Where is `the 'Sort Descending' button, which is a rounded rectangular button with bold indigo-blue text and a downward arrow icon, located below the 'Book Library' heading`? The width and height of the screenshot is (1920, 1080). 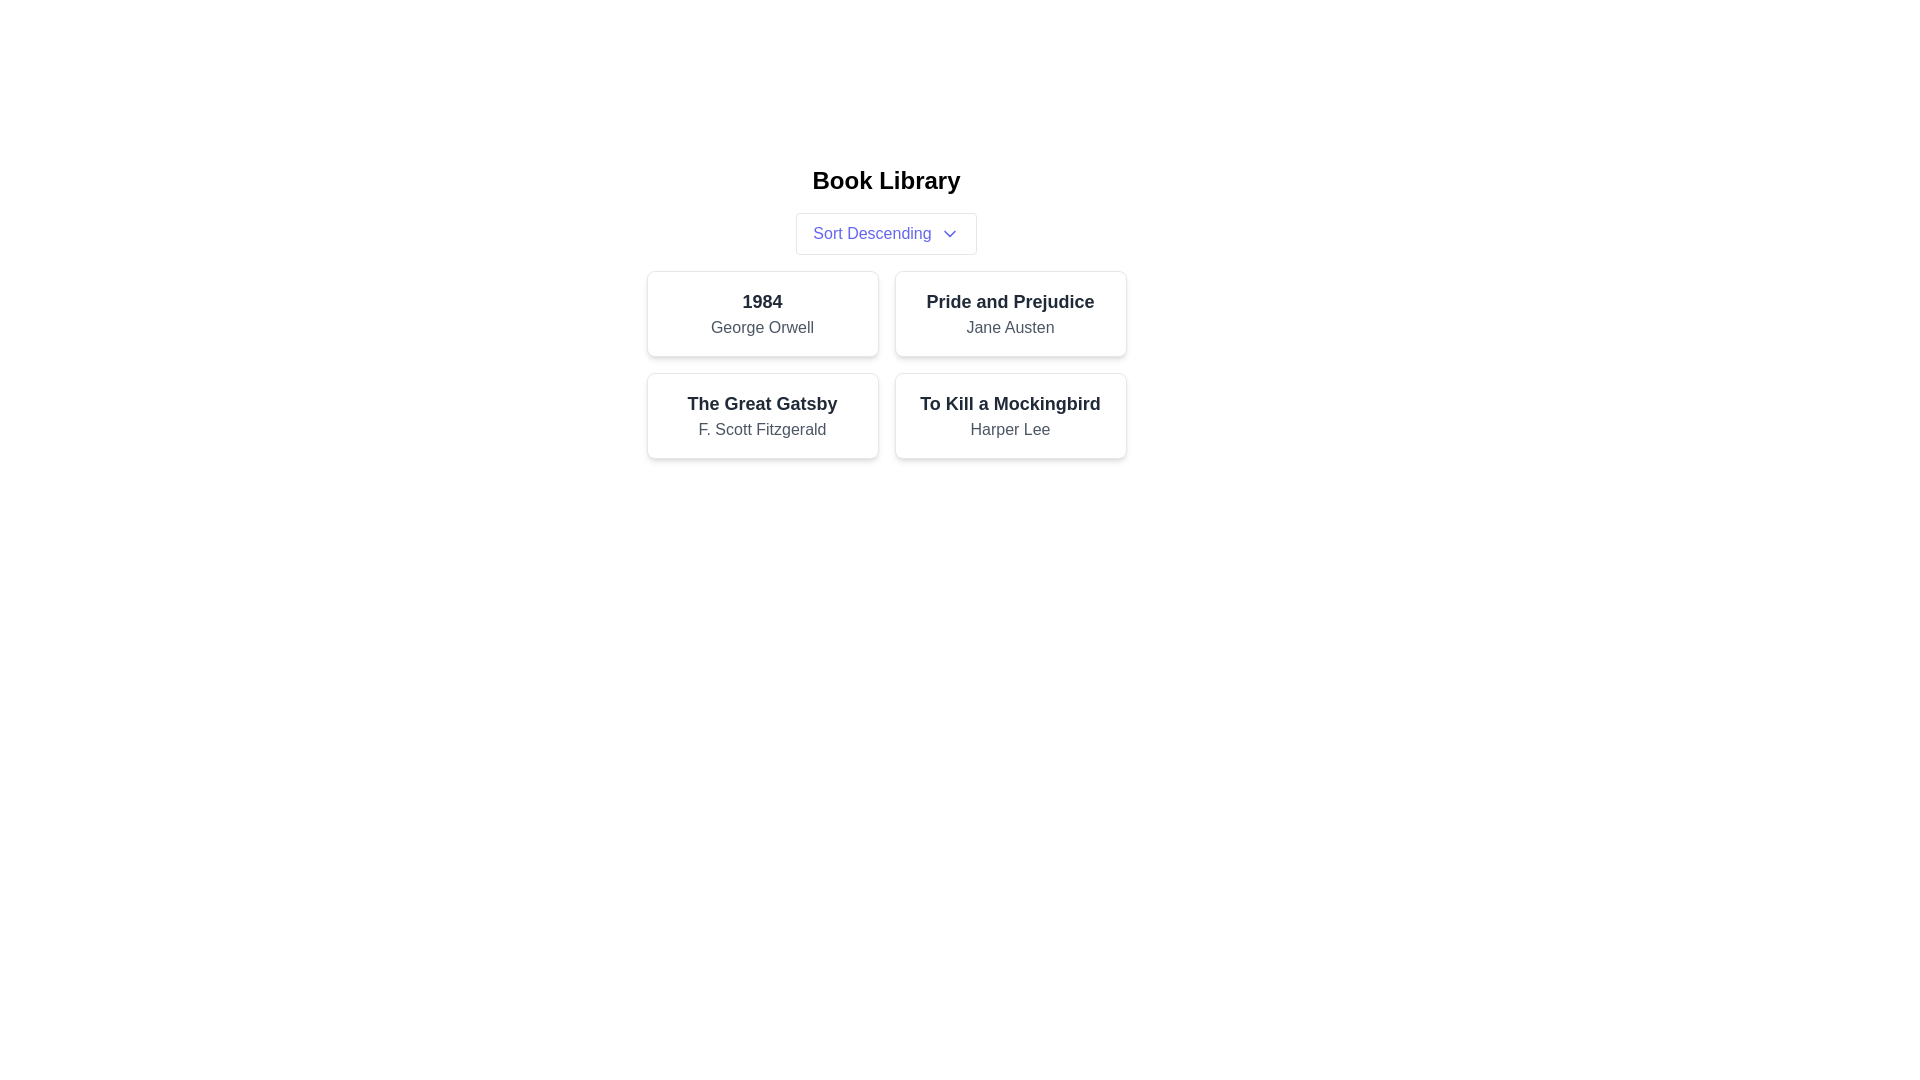 the 'Sort Descending' button, which is a rounded rectangular button with bold indigo-blue text and a downward arrow icon, located below the 'Book Library' heading is located at coordinates (885, 233).